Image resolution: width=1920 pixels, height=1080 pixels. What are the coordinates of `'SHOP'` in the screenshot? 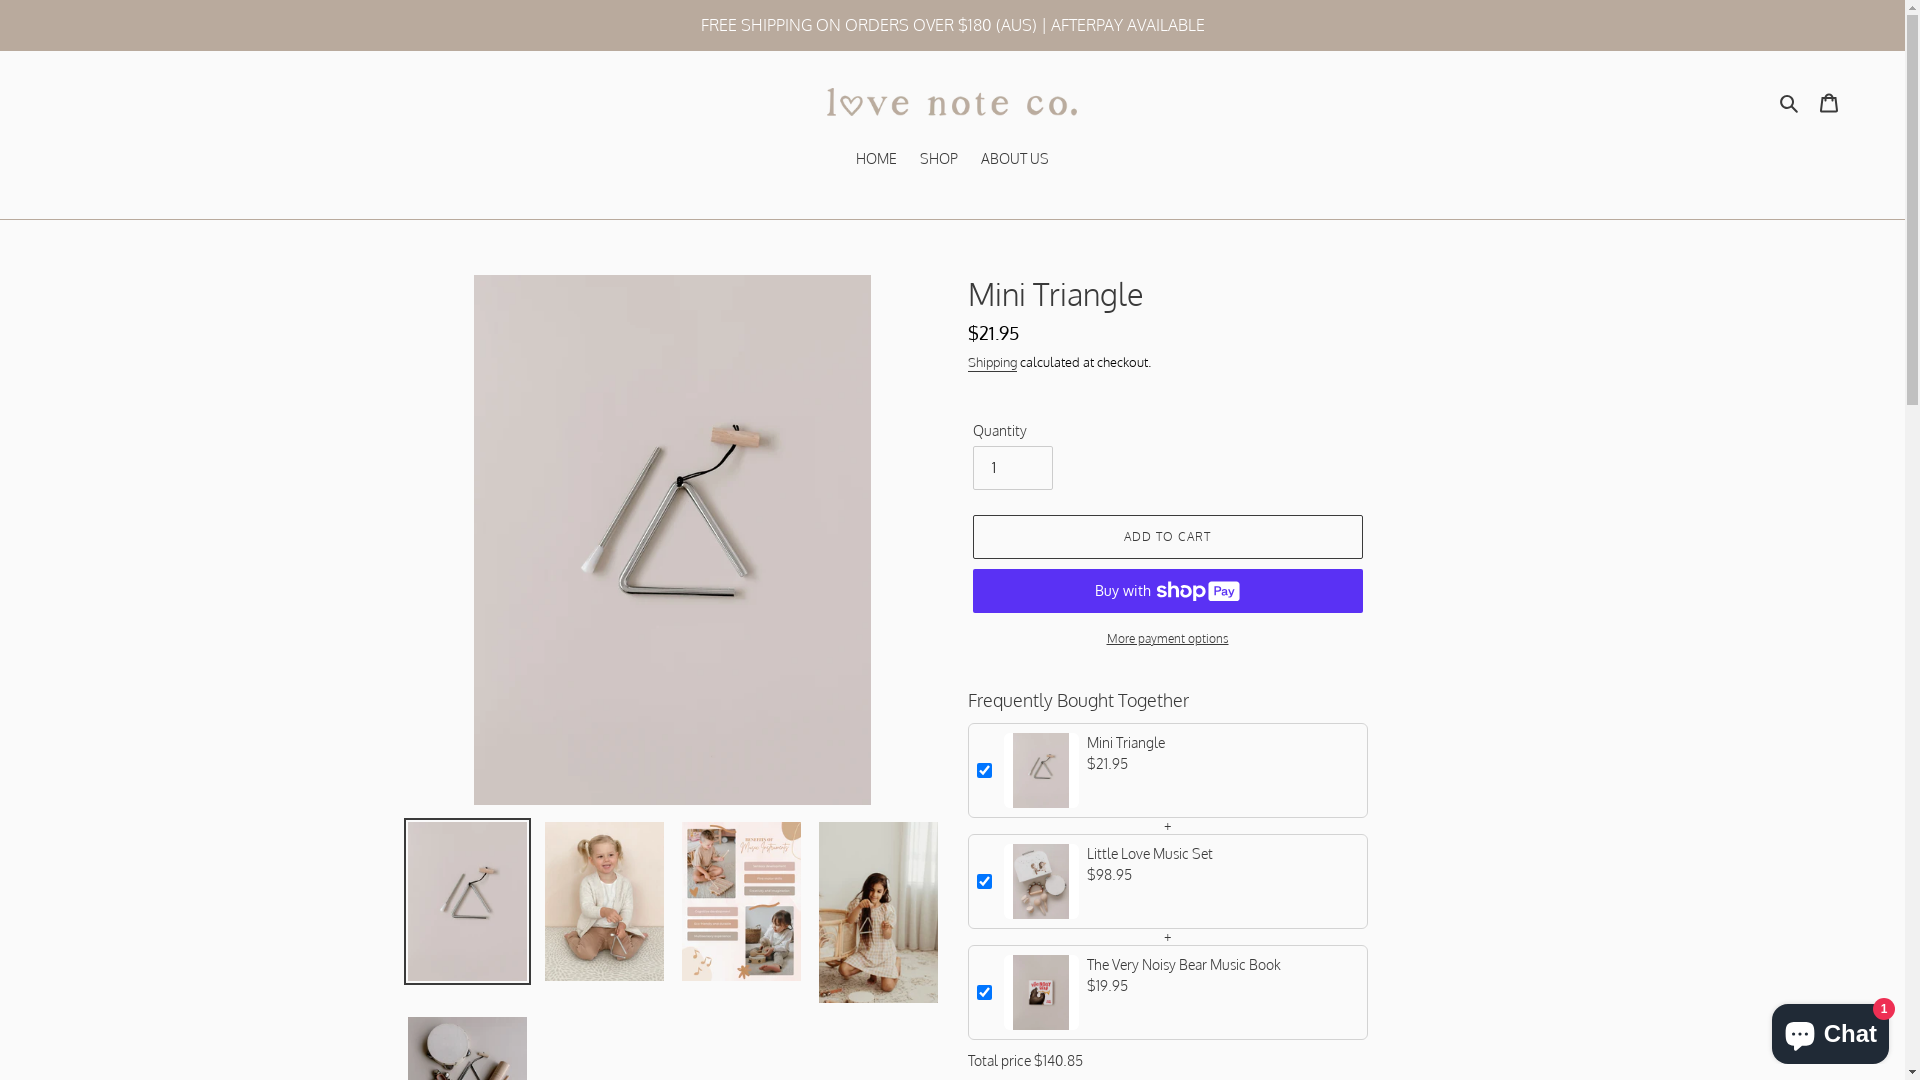 It's located at (938, 158).